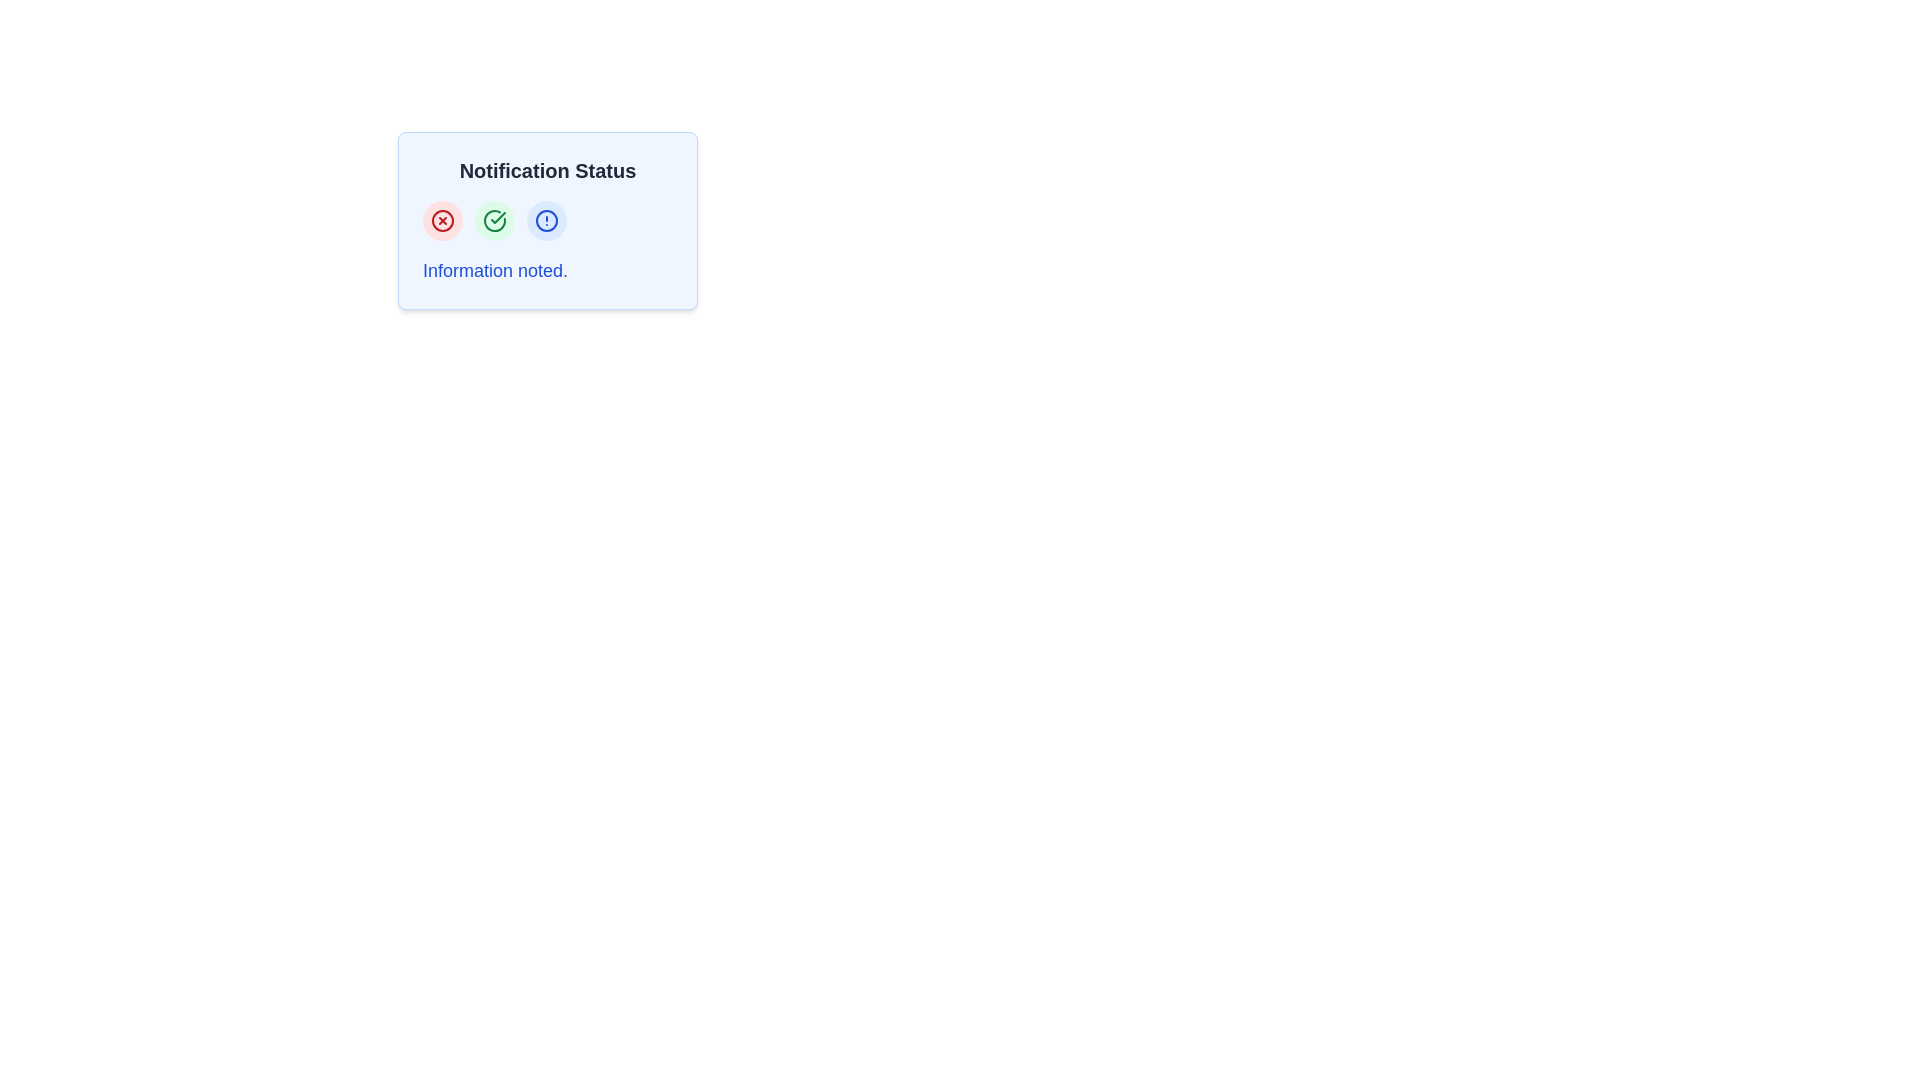 This screenshot has width=1920, height=1080. Describe the element at coordinates (547, 220) in the screenshot. I see `the circular blue button with a white border containing an alert icon, located within the 'Notification Status' card` at that location.